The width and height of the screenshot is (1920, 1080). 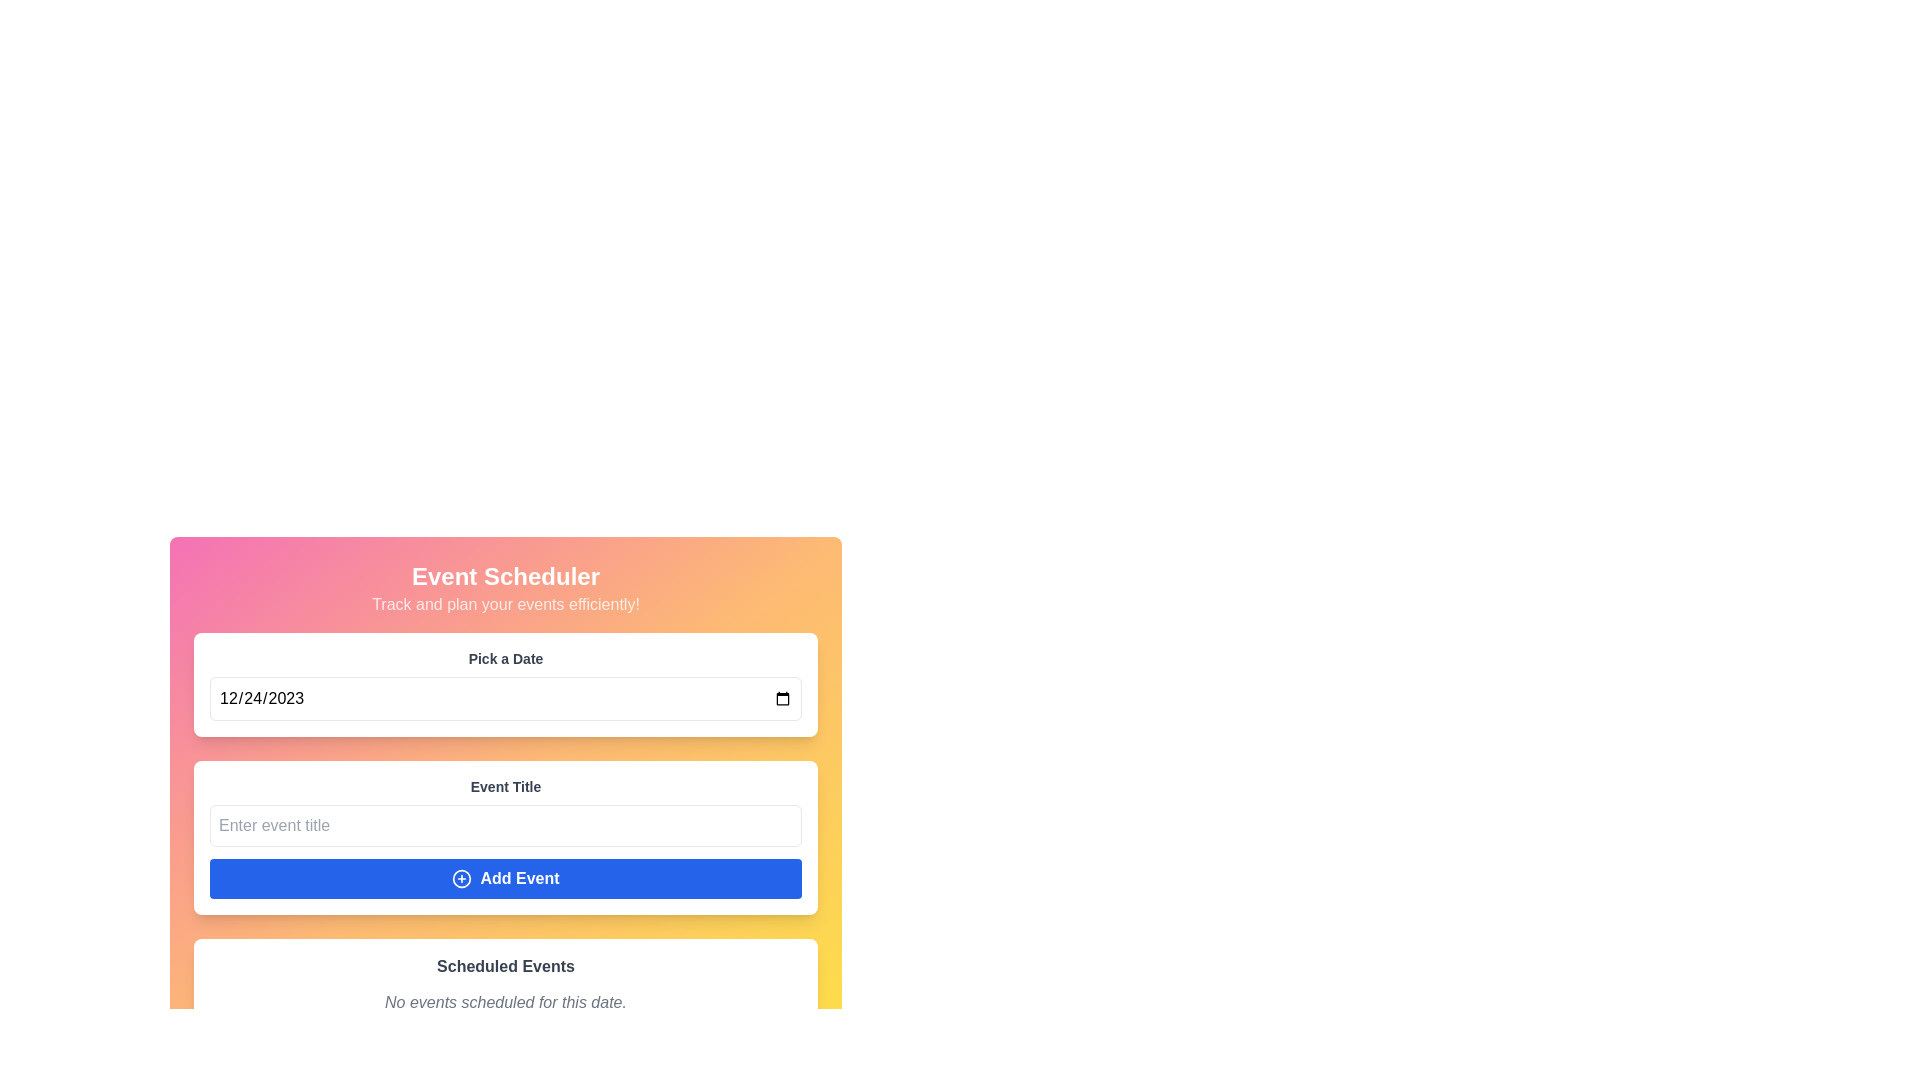 What do you see at coordinates (505, 878) in the screenshot?
I see `the blue button labeled 'Add Event' with a bold font and a plus icon` at bounding box center [505, 878].